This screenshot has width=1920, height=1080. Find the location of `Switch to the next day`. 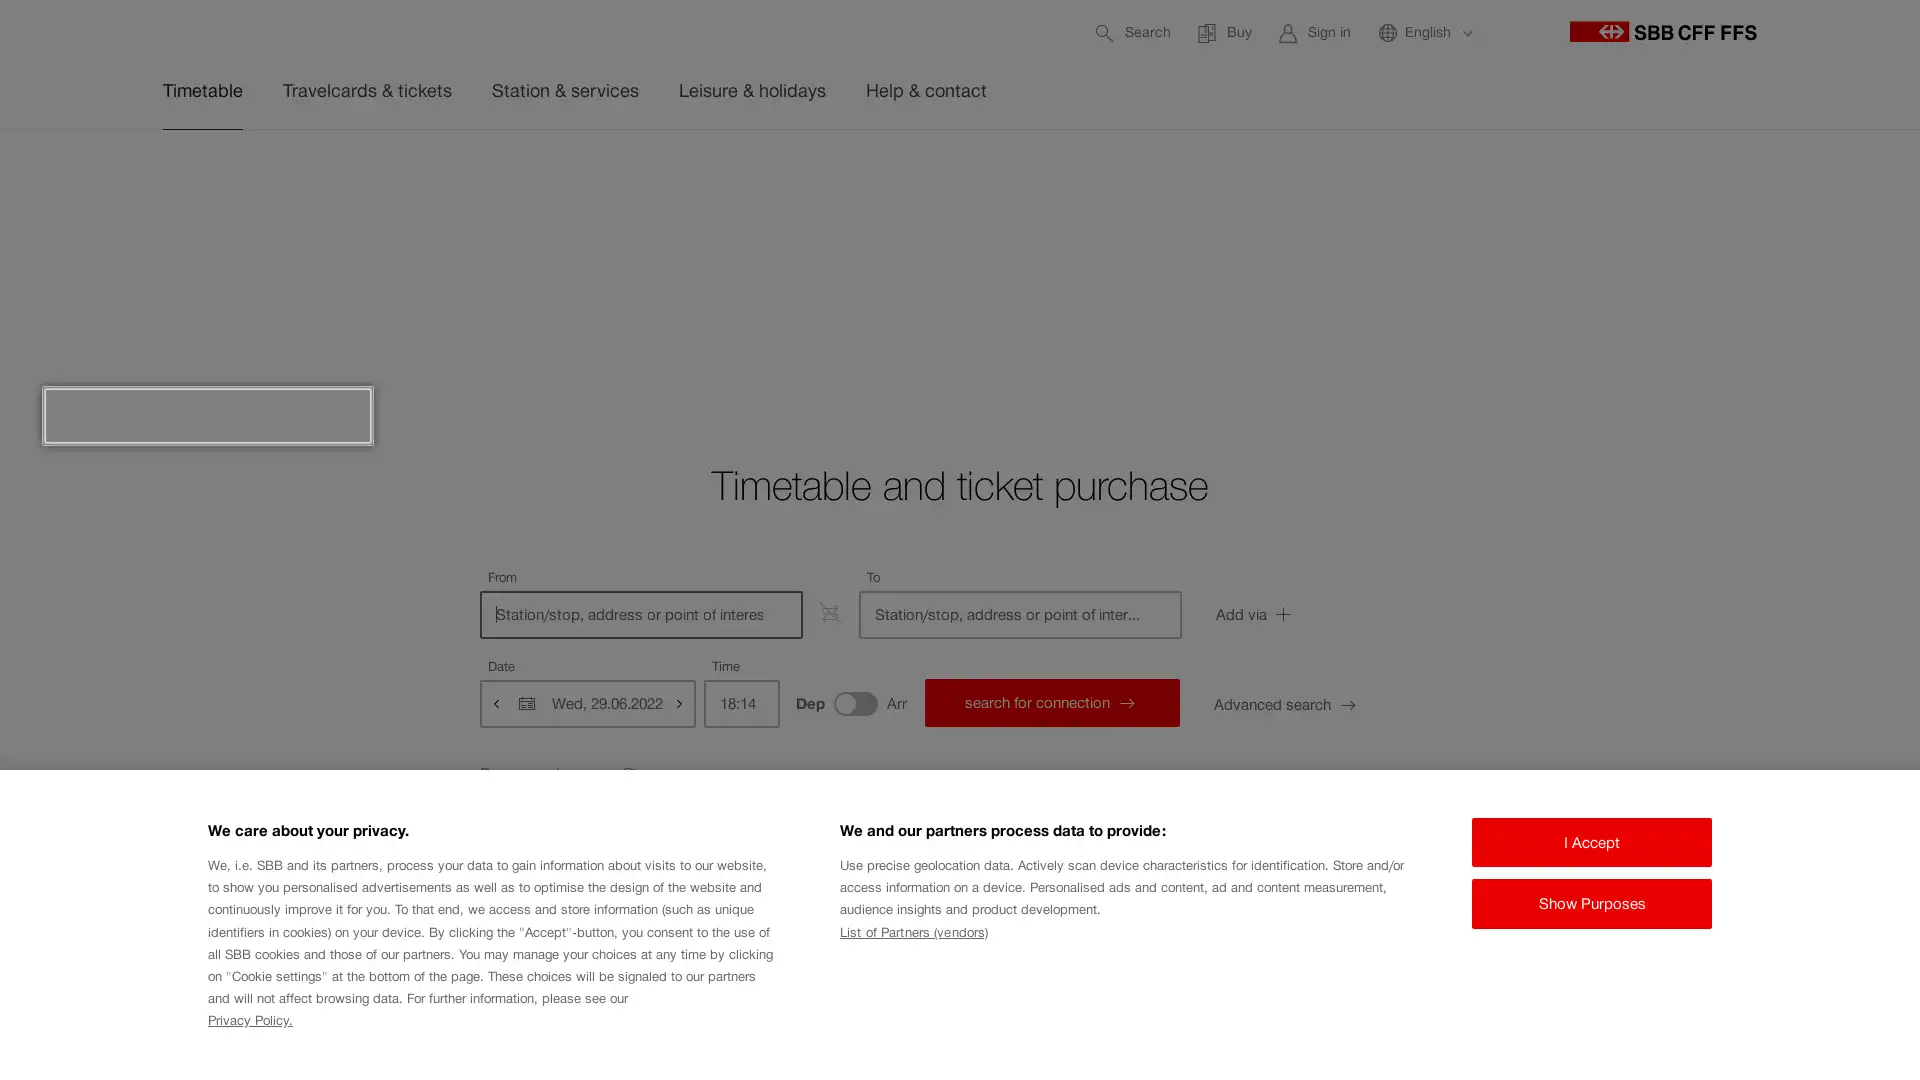

Switch to the next day is located at coordinates (677, 701).